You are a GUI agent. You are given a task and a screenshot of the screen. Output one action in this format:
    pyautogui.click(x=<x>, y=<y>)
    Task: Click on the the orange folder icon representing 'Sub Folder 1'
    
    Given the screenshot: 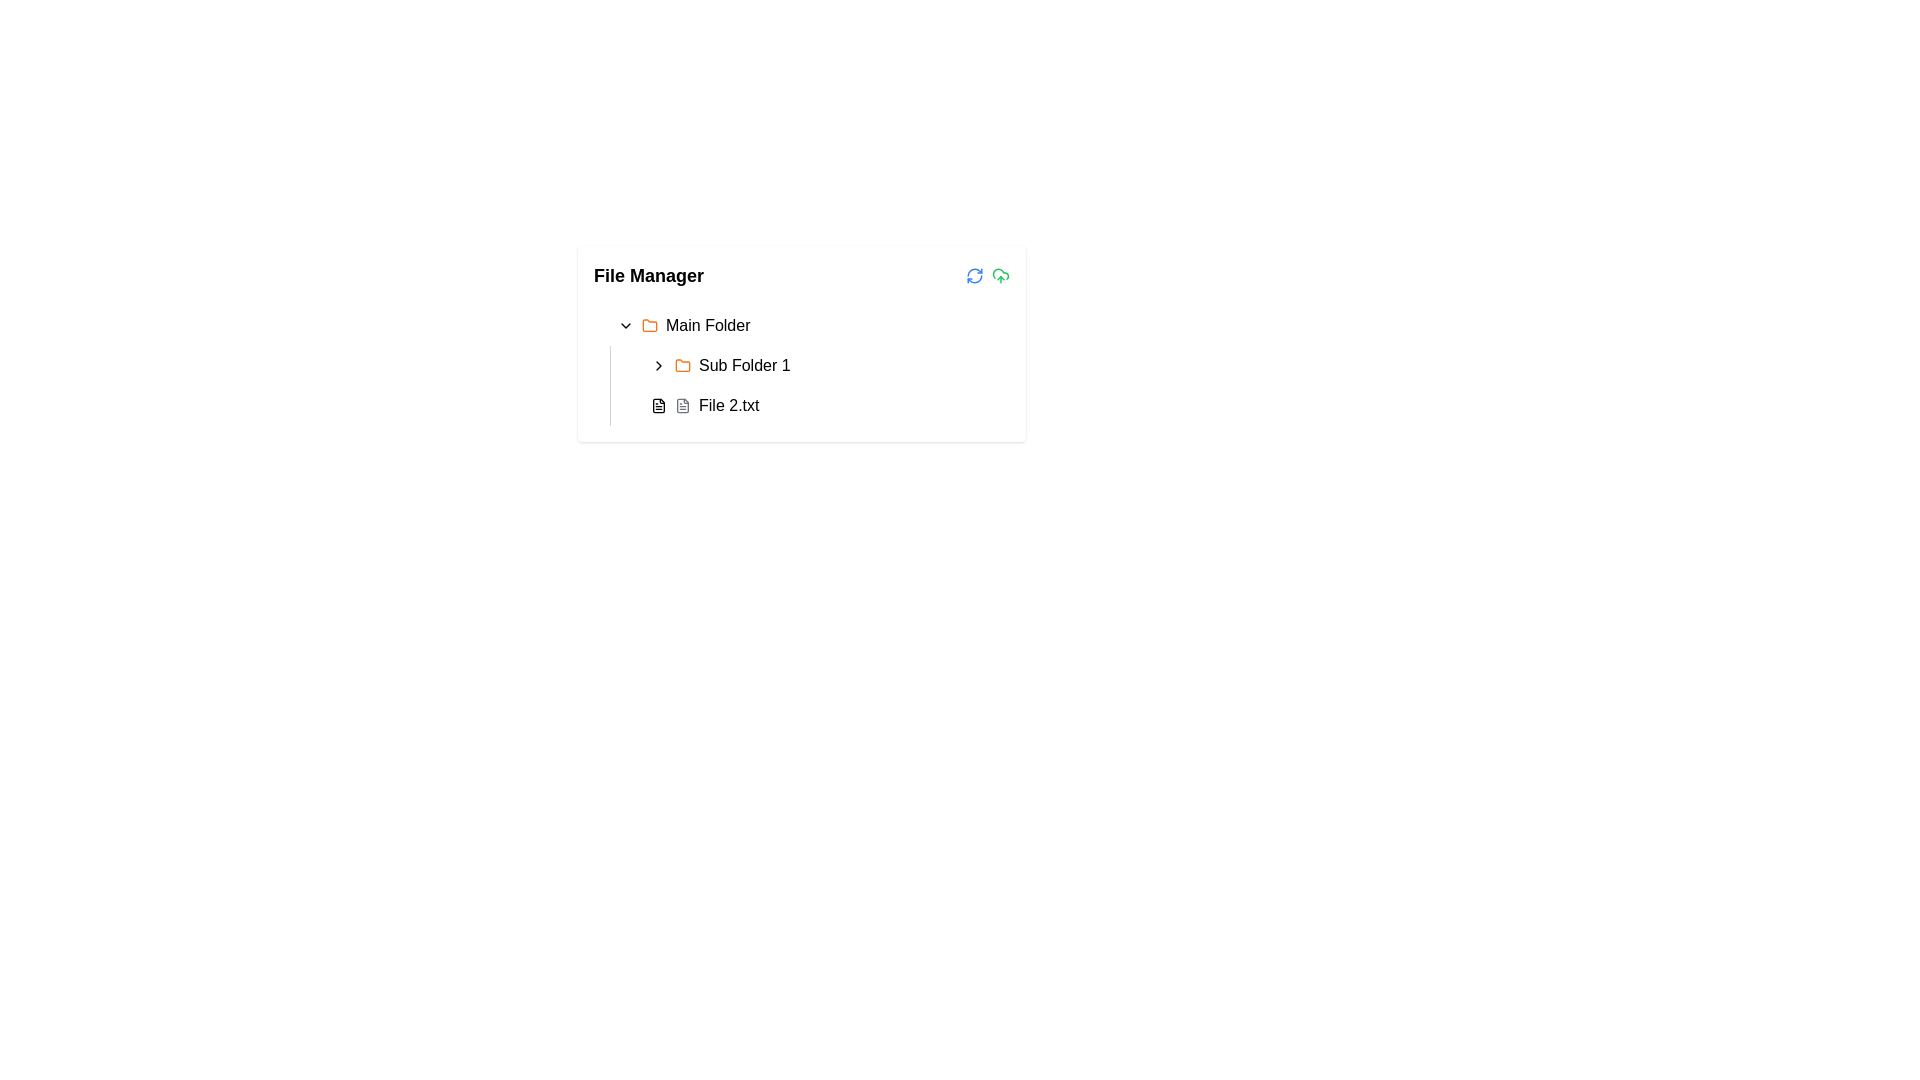 What is the action you would take?
    pyautogui.click(x=682, y=366)
    